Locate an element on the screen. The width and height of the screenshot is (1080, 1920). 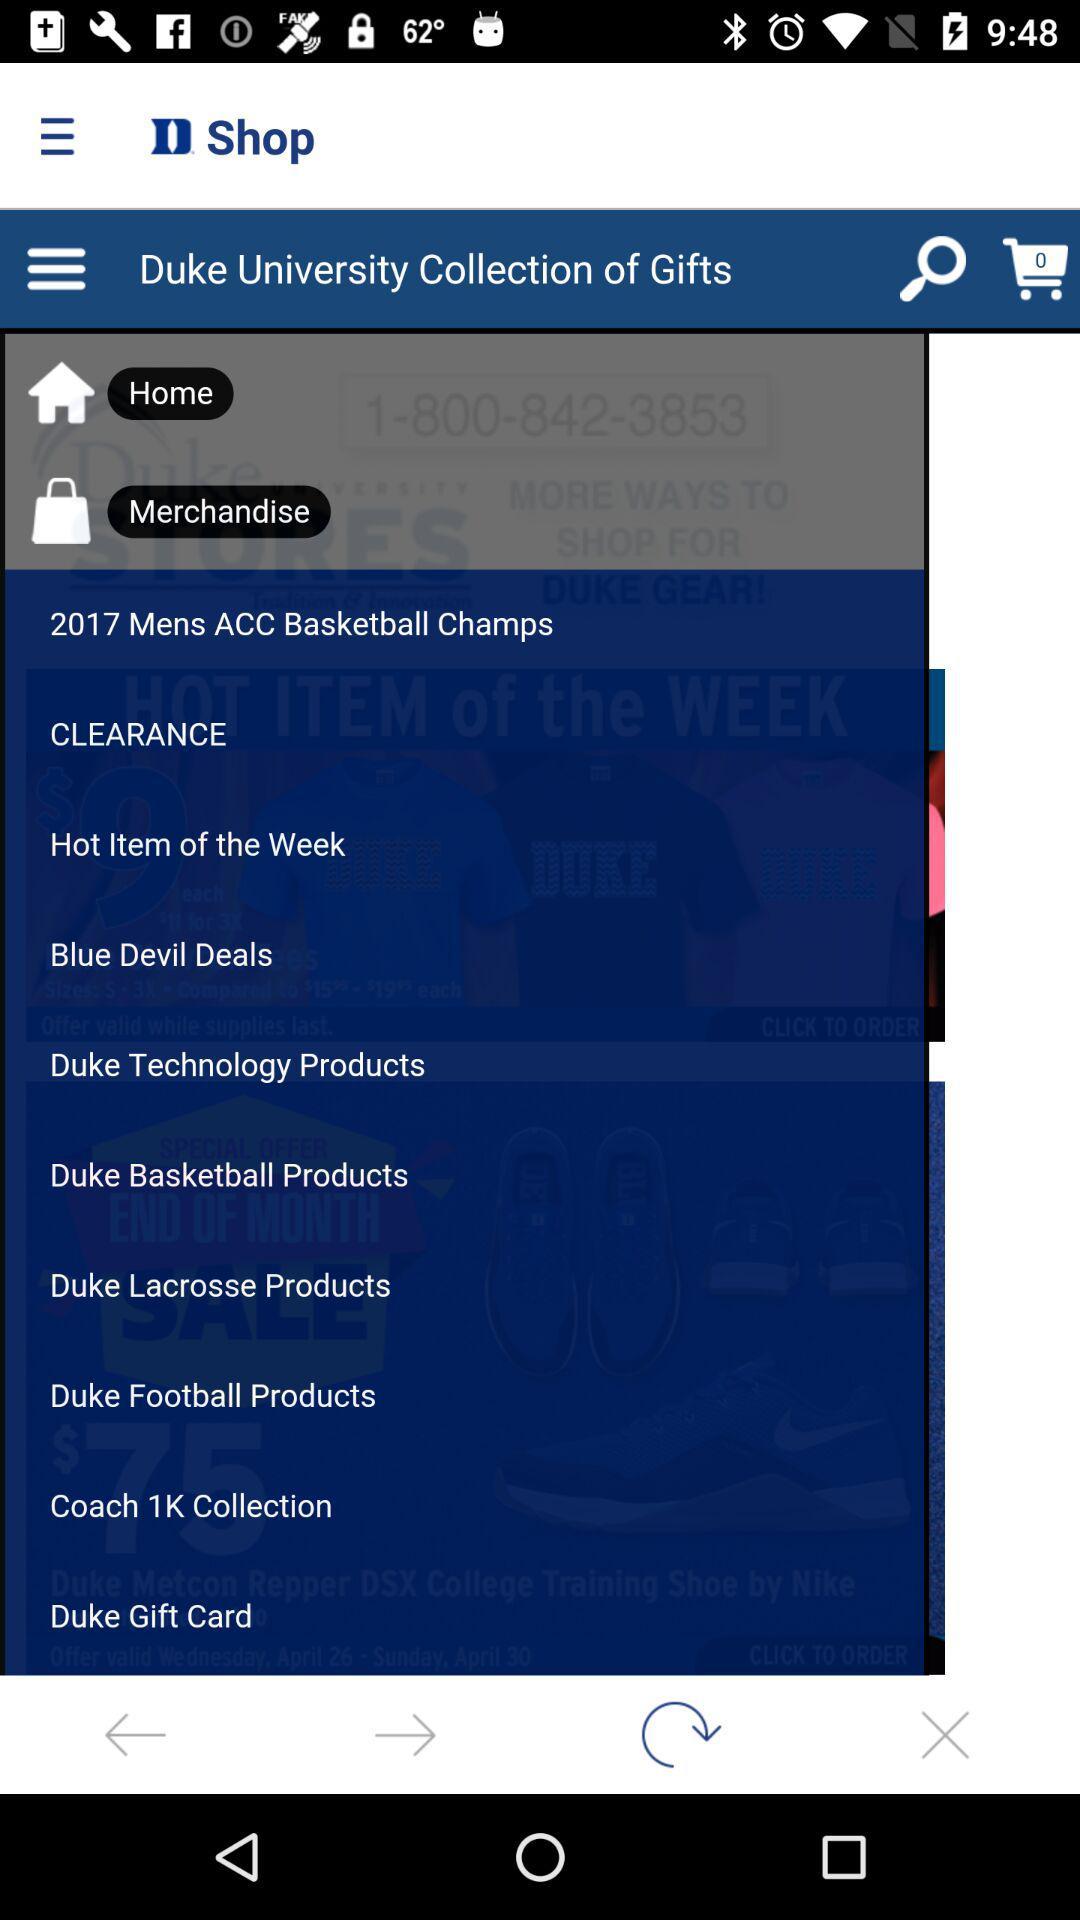
duke shop main page is located at coordinates (540, 941).